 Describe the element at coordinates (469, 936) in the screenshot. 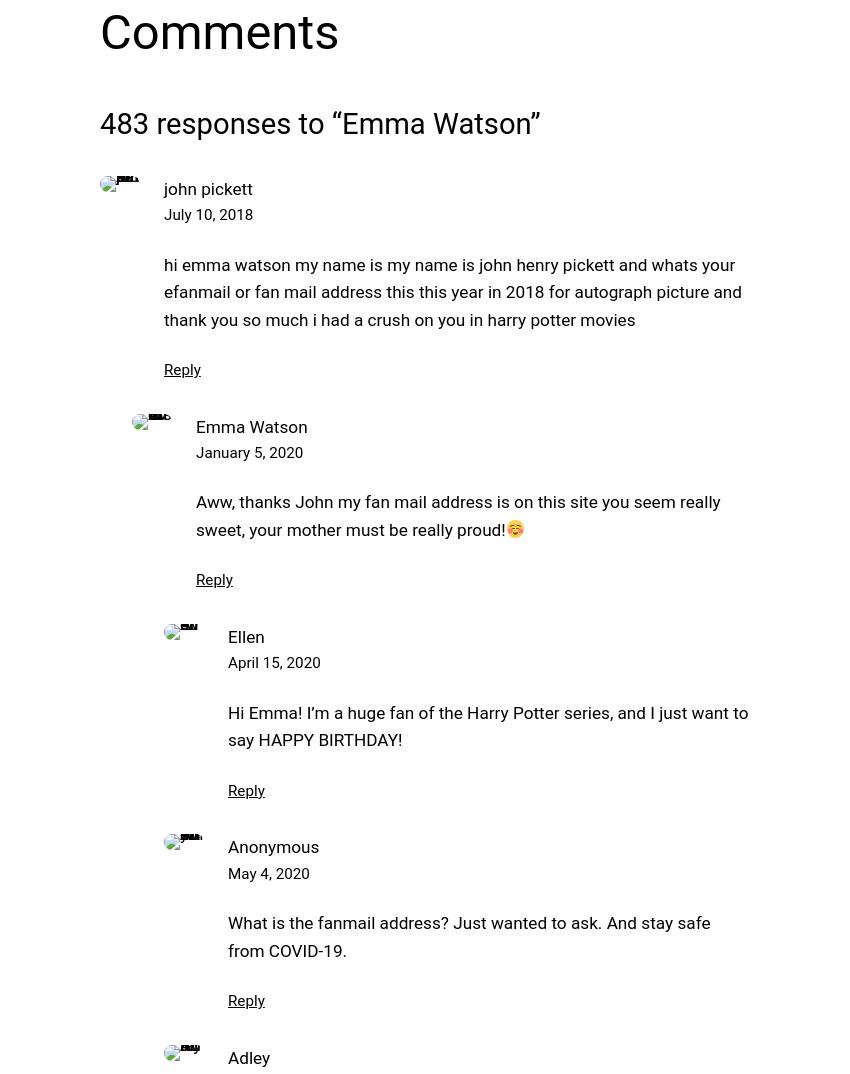

I see `'What is the fanmail address? Just wanted to ask. And stay safe from COVID-19.'` at that location.